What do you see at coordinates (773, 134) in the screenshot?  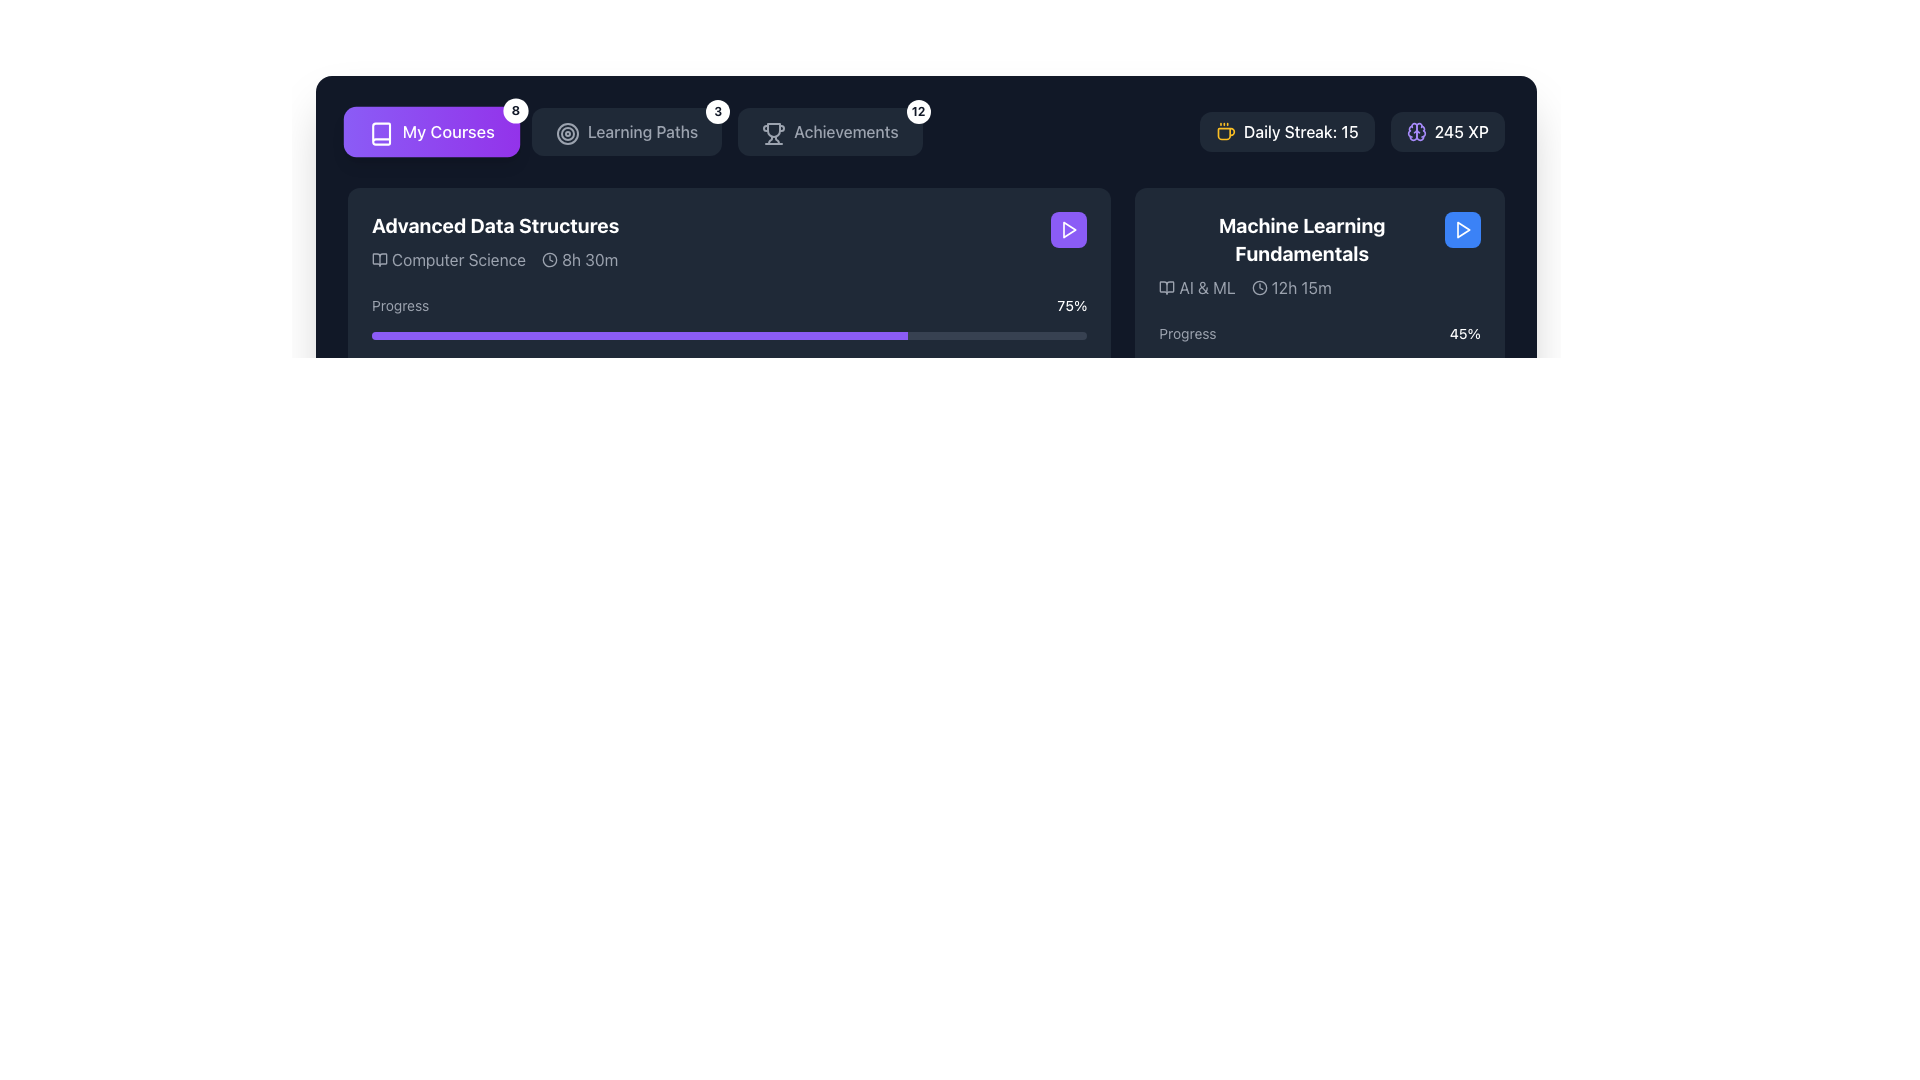 I see `the trophy icon located within the 'Achievements' button at the top navigation bar, which is styled as a minimalist outlined vector graphic with handles and a flat base` at bounding box center [773, 134].